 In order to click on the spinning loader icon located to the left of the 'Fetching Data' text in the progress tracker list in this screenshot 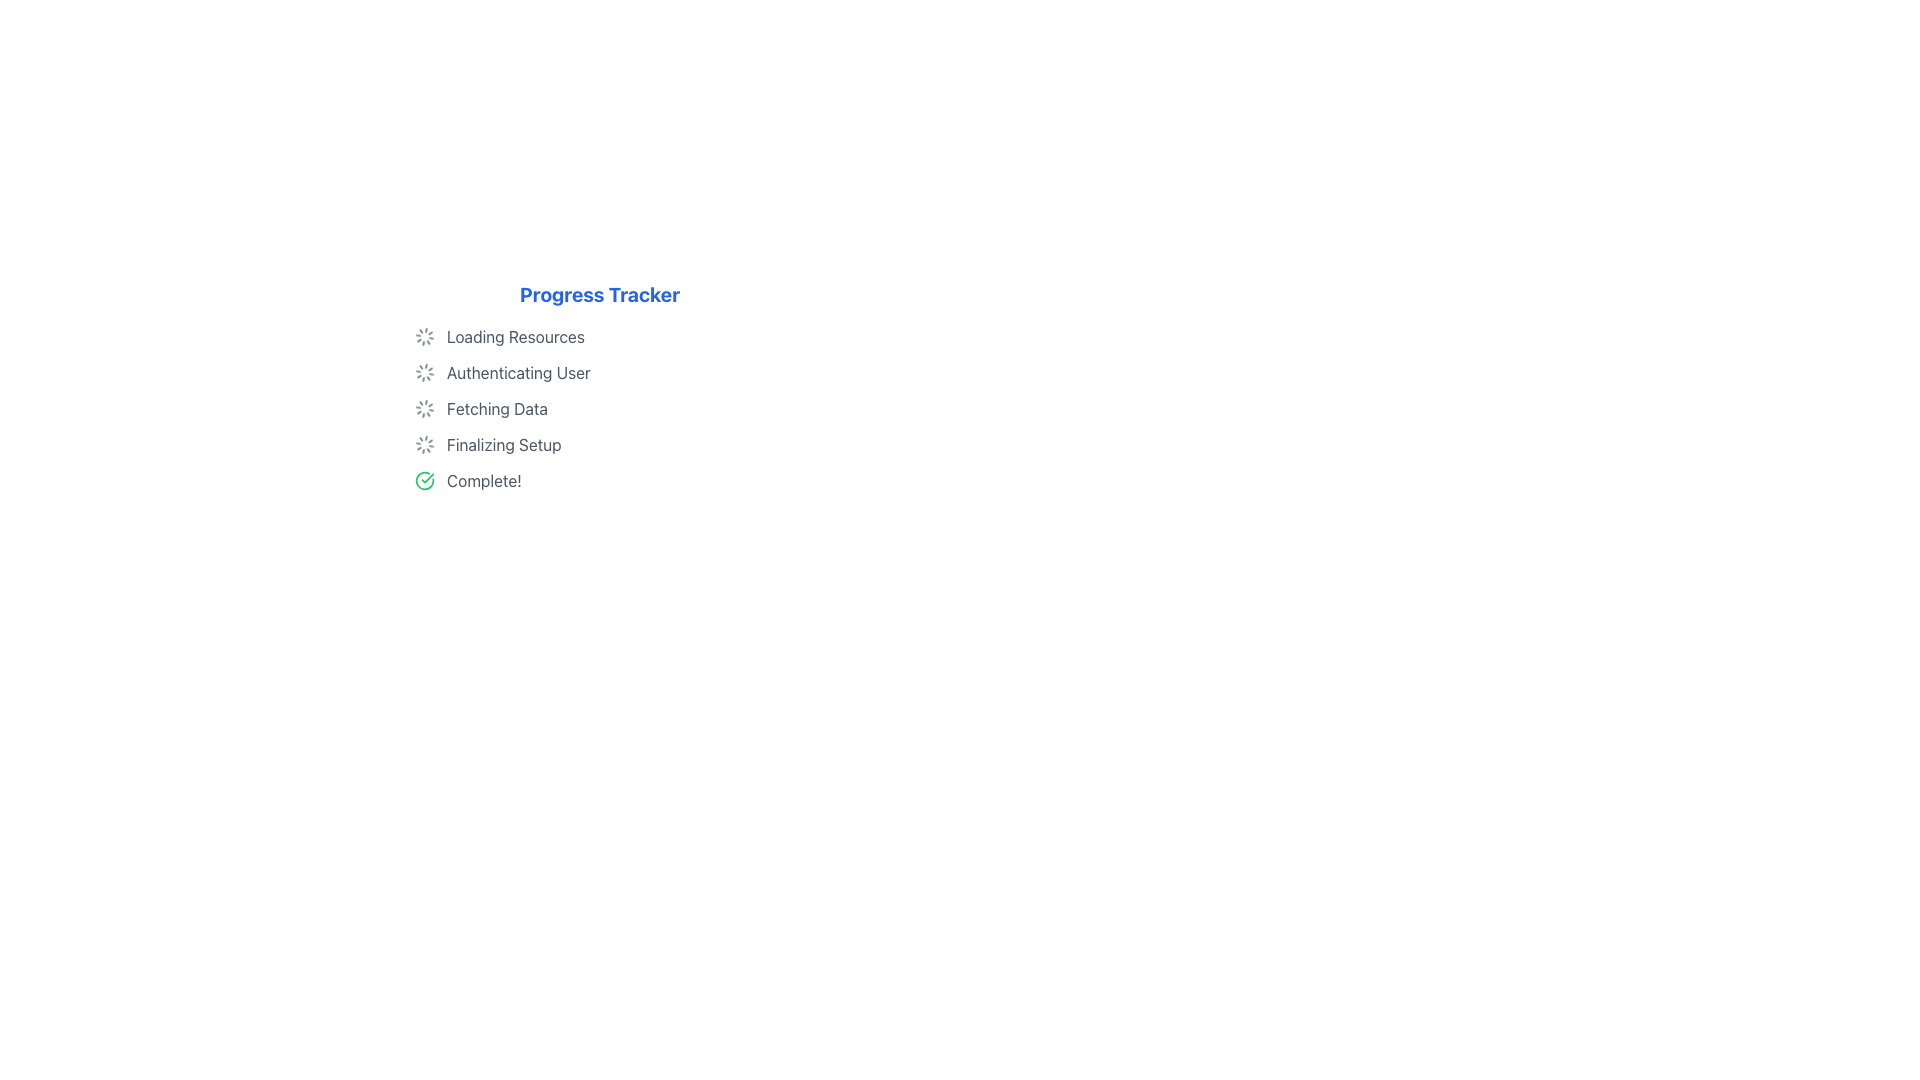, I will do `click(424, 407)`.